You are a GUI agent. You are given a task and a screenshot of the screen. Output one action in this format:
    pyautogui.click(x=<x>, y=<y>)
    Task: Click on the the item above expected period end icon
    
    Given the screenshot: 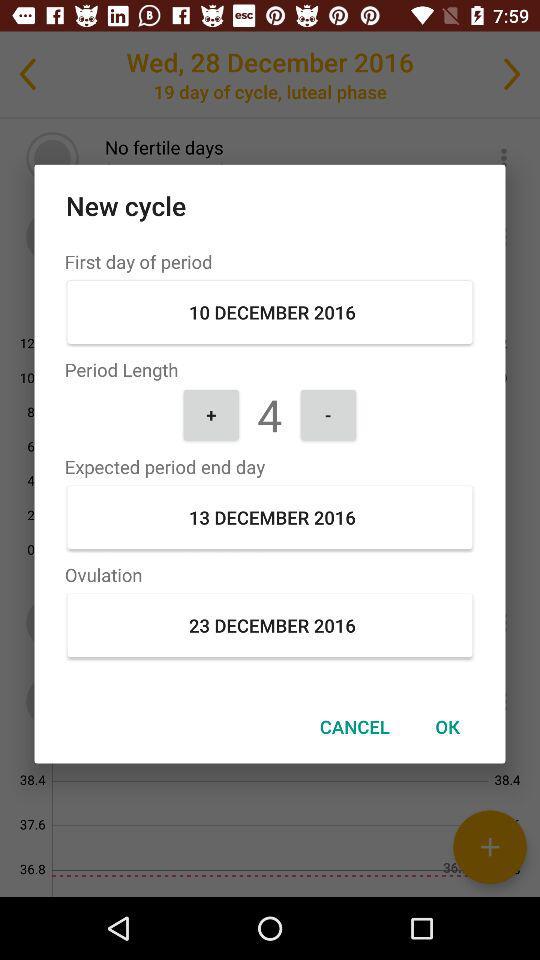 What is the action you would take?
    pyautogui.click(x=210, y=413)
    